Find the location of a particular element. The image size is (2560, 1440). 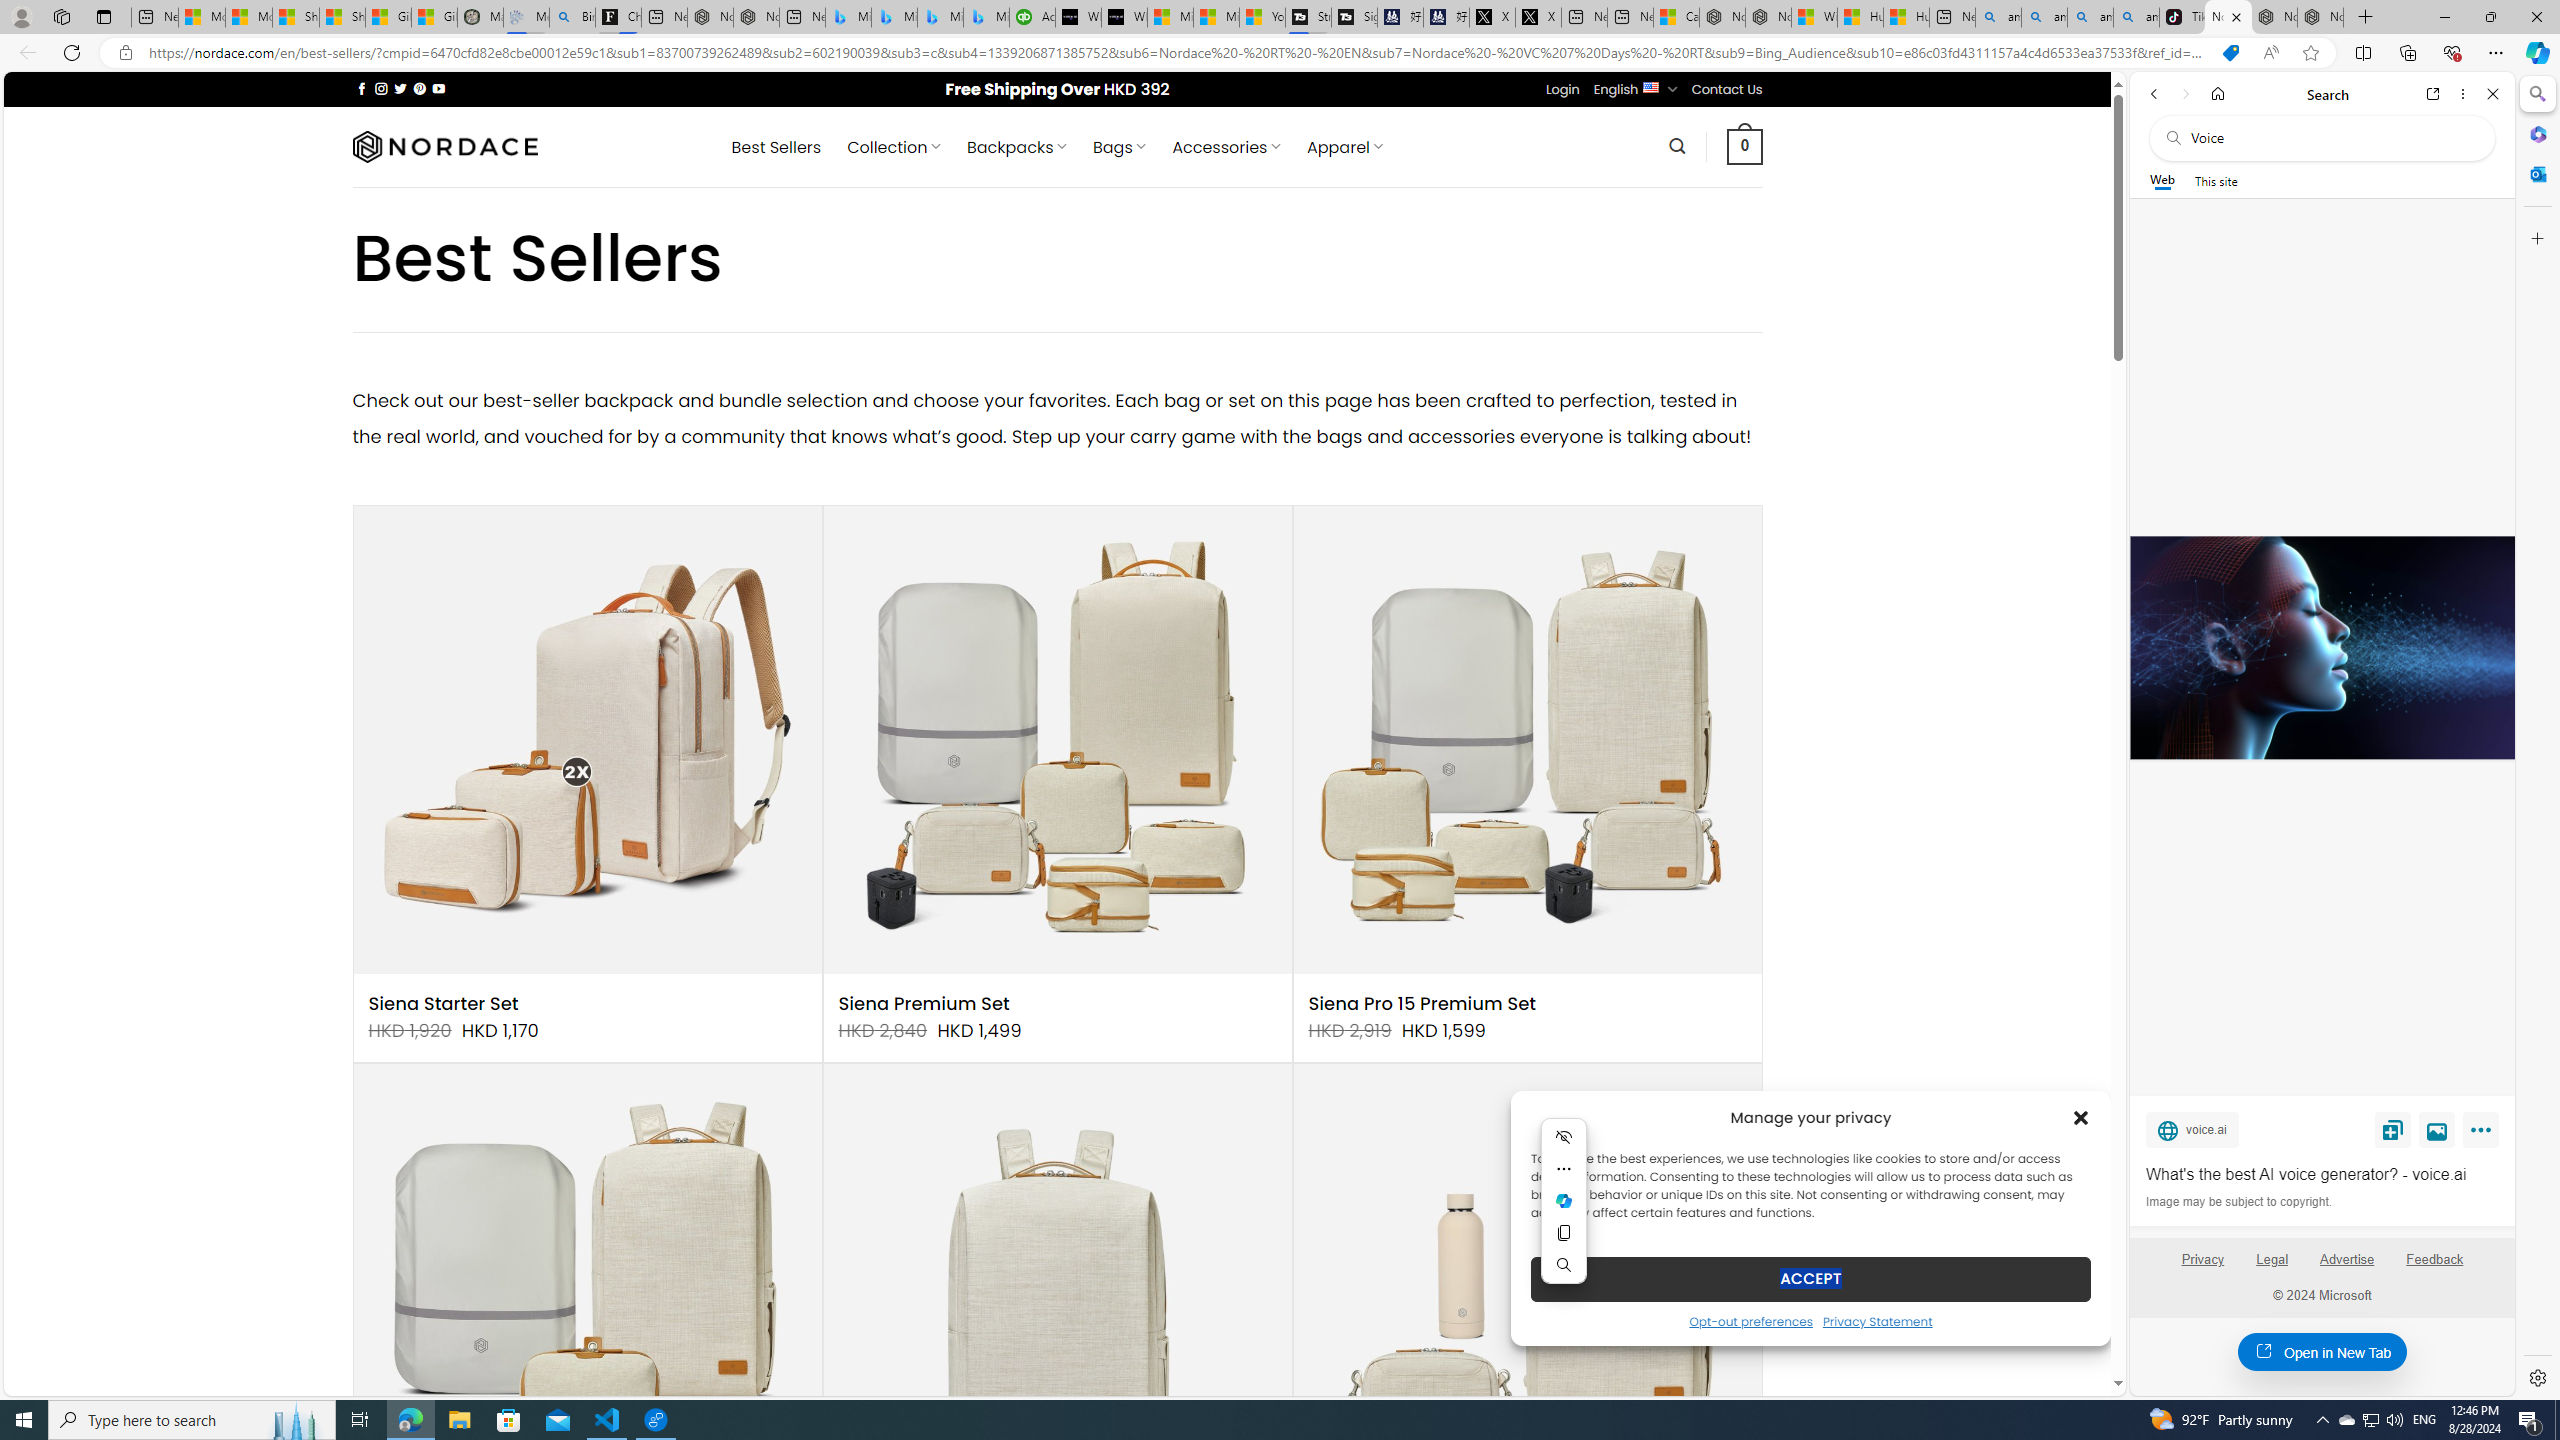

'Bing Real Estate - Home sales and rental listings' is located at coordinates (571, 16).